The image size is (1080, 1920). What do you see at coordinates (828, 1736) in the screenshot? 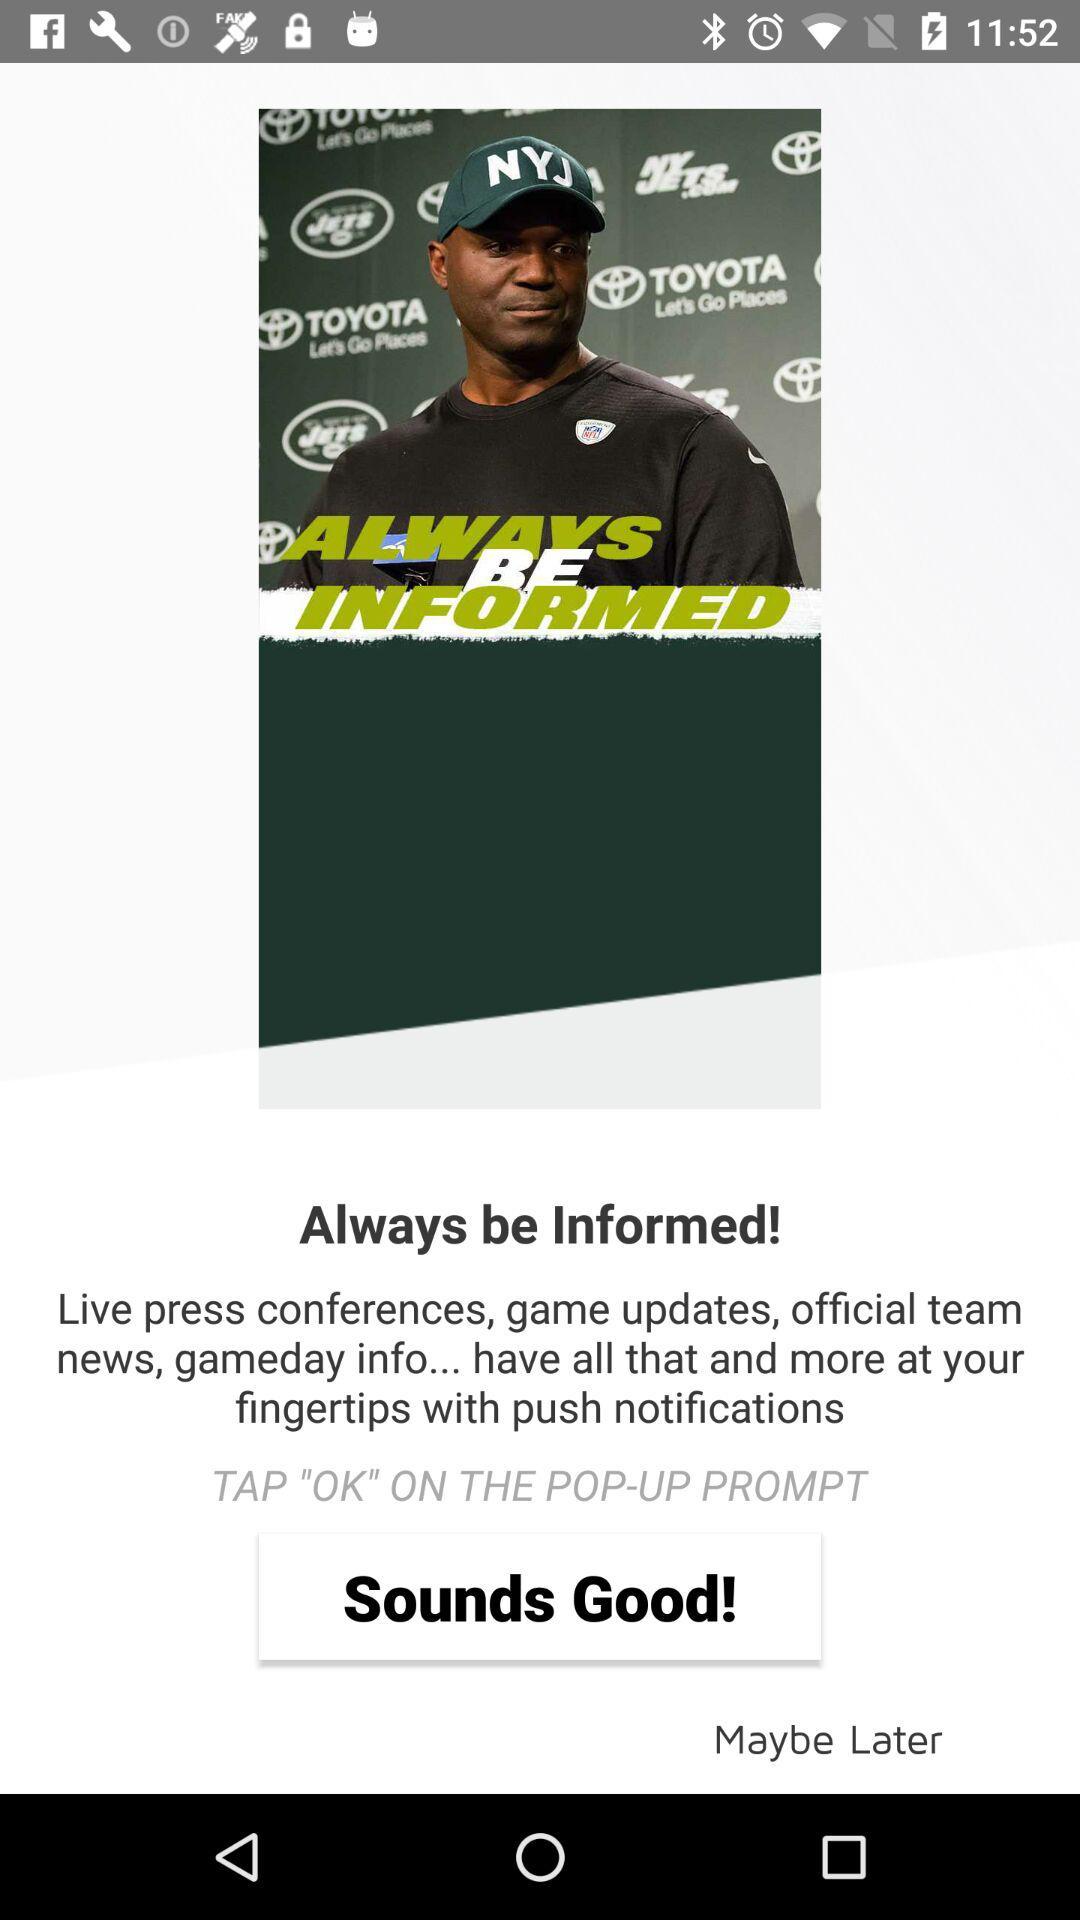
I see `icon at the bottom right corner` at bounding box center [828, 1736].